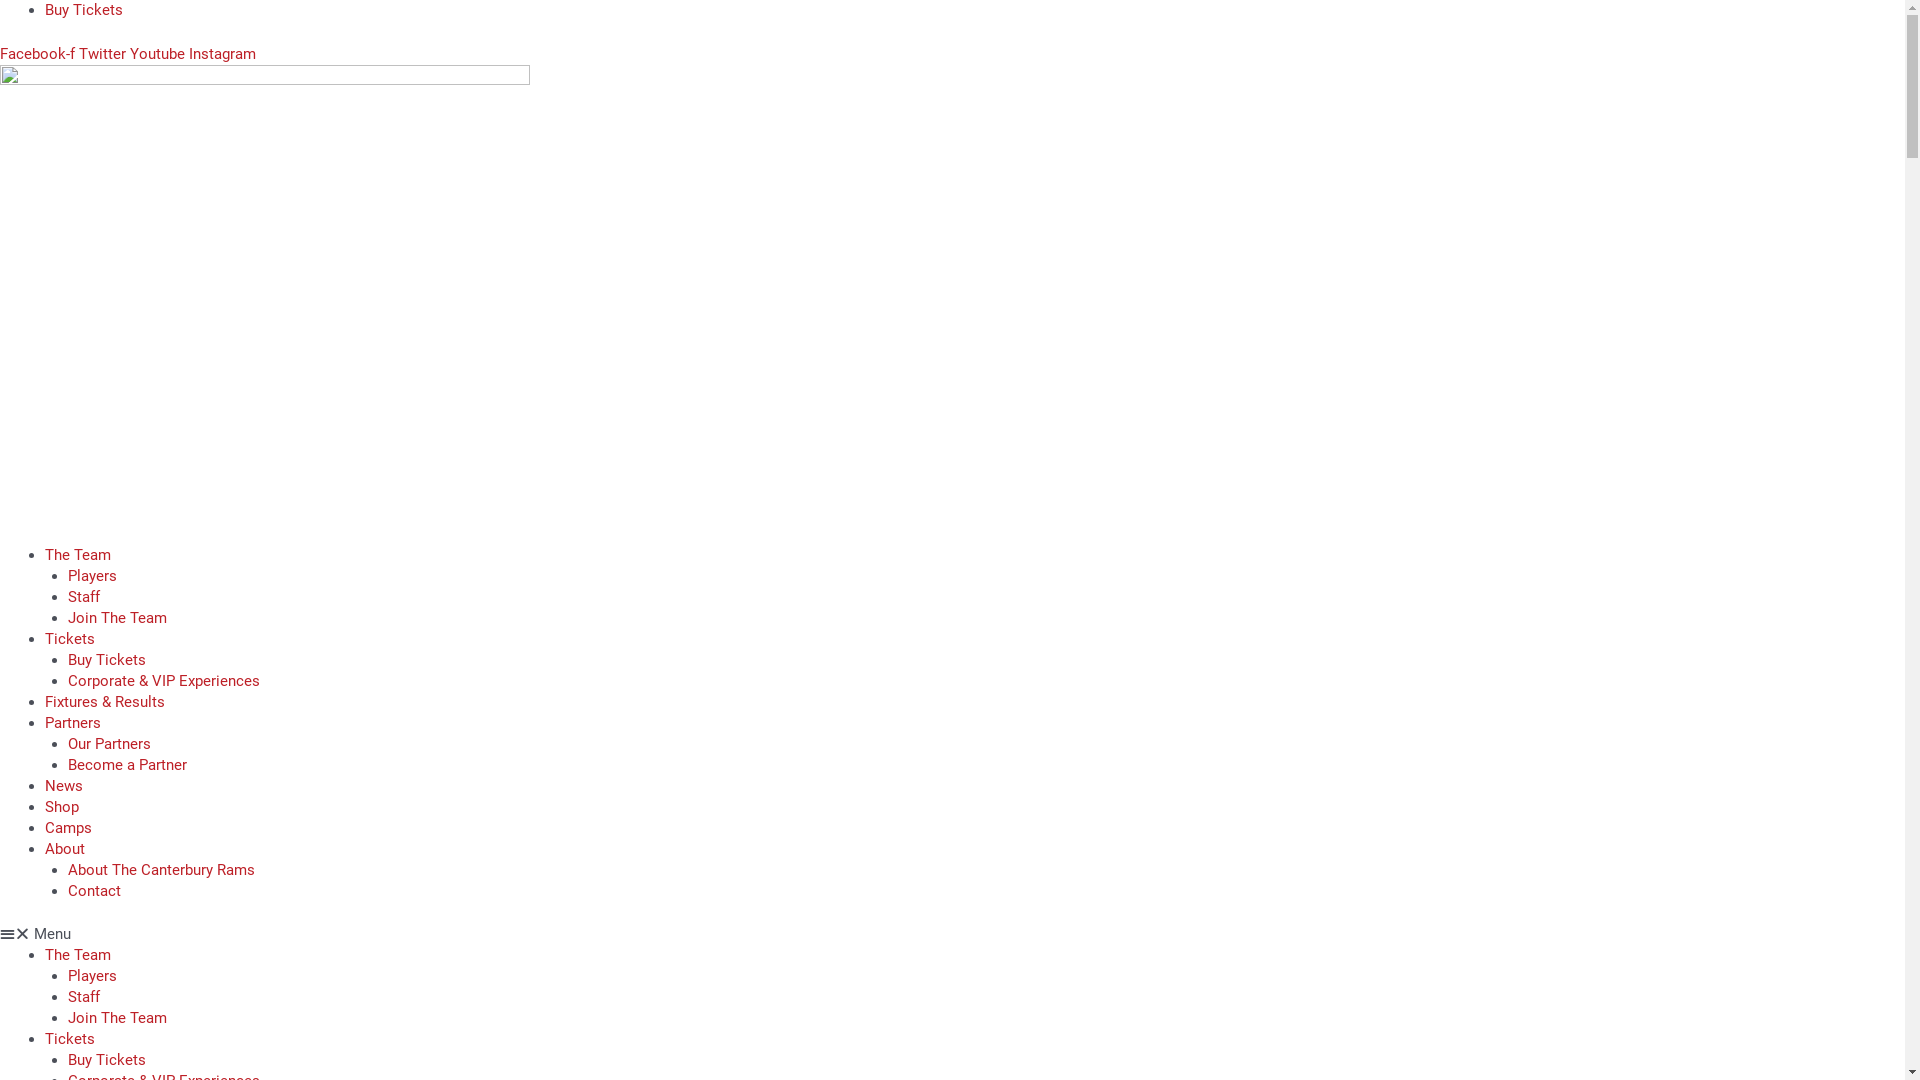  What do you see at coordinates (67, 743) in the screenshot?
I see `'Our Partners'` at bounding box center [67, 743].